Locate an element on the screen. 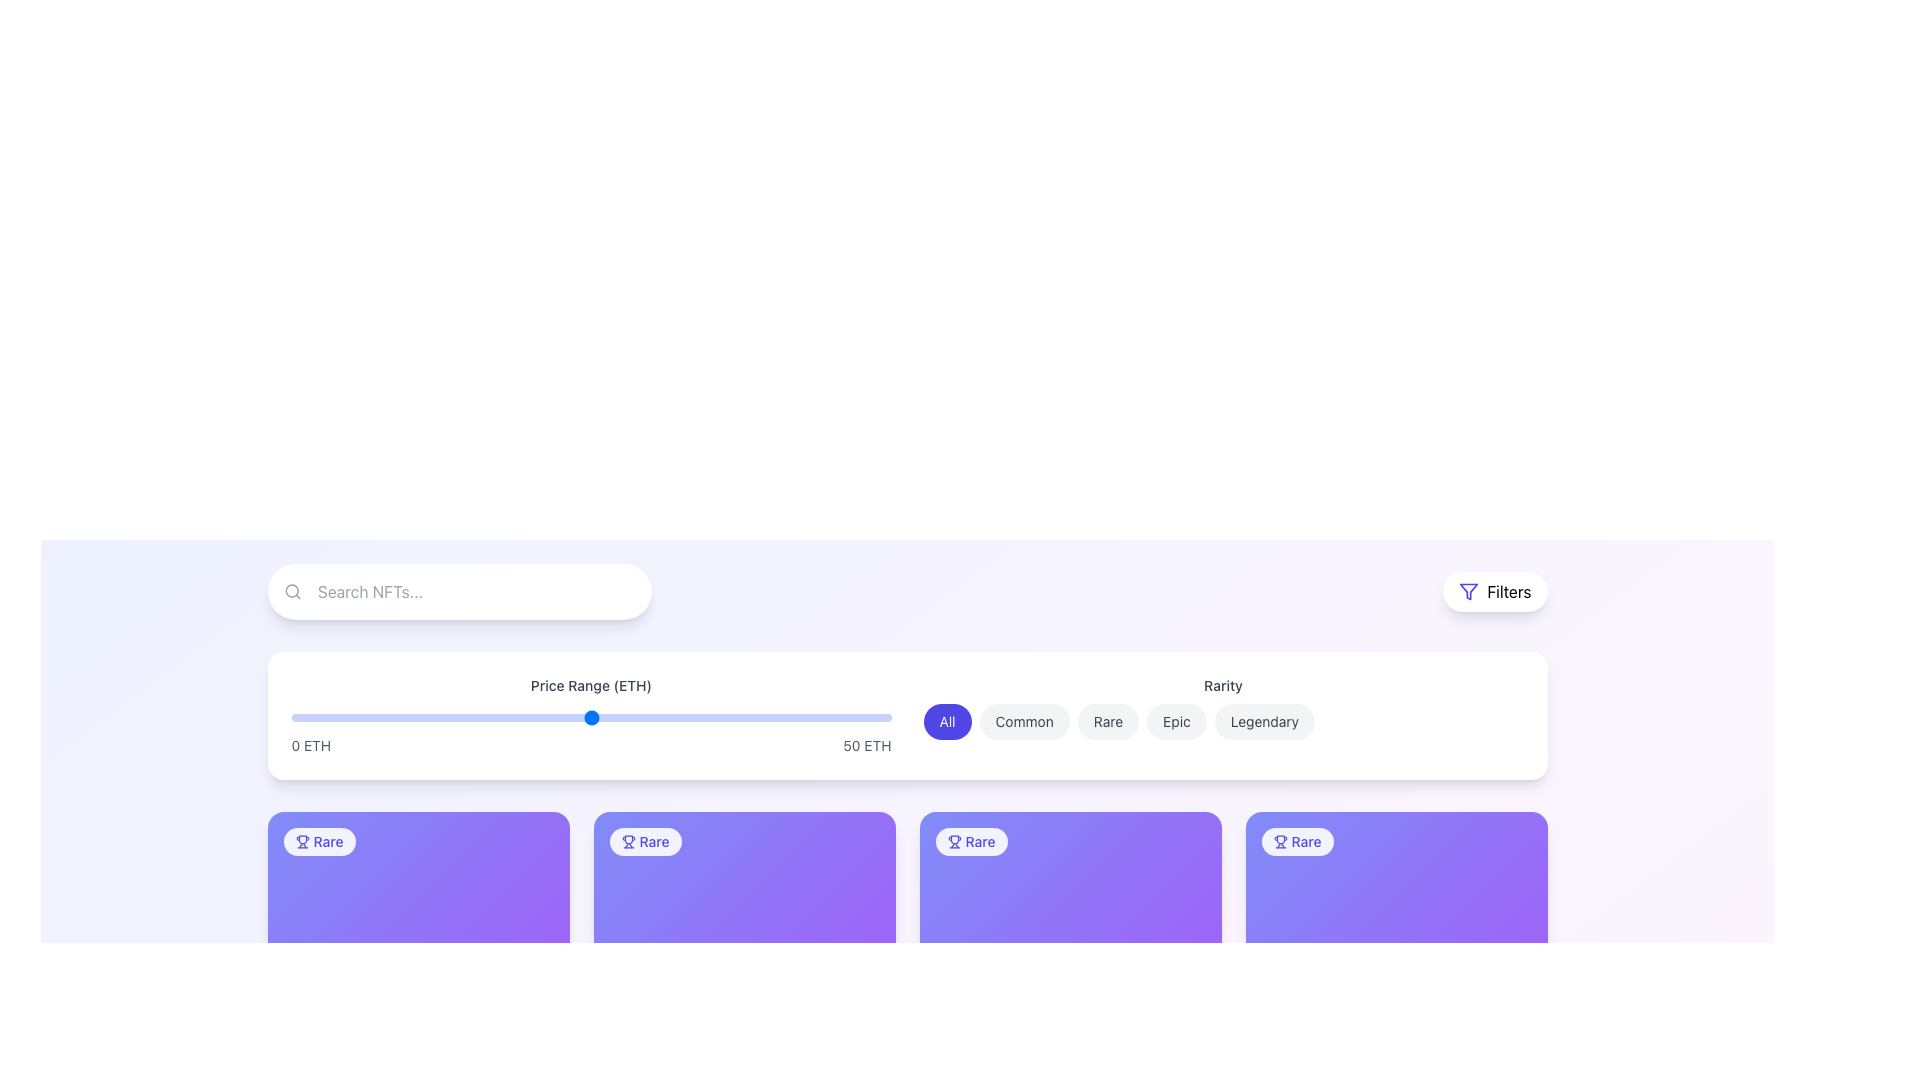 The image size is (1920, 1080). the 'Rare' Label badge, which is a pill-shaped badge with a trophy icon and bold indigo text, located at the top-left corner inside a purple square card is located at coordinates (971, 841).